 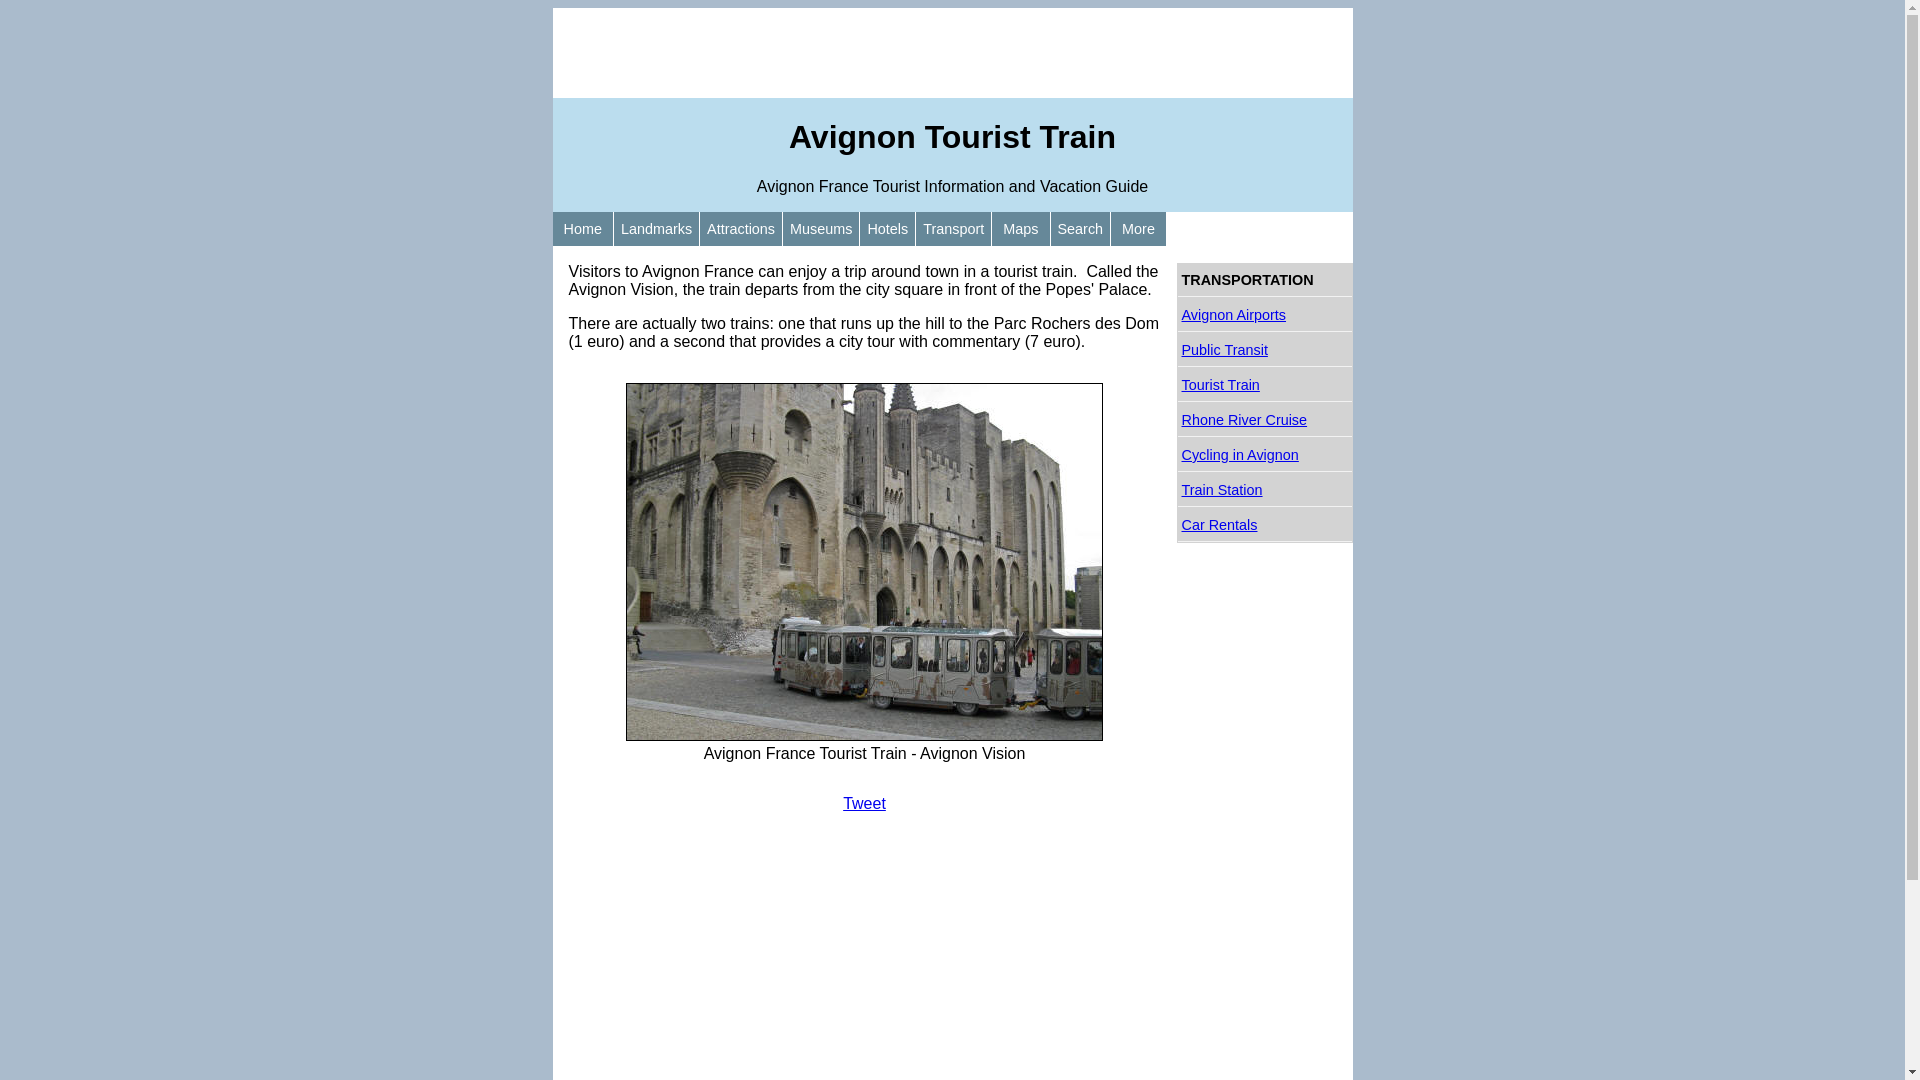 What do you see at coordinates (1264, 349) in the screenshot?
I see `'Public Transit'` at bounding box center [1264, 349].